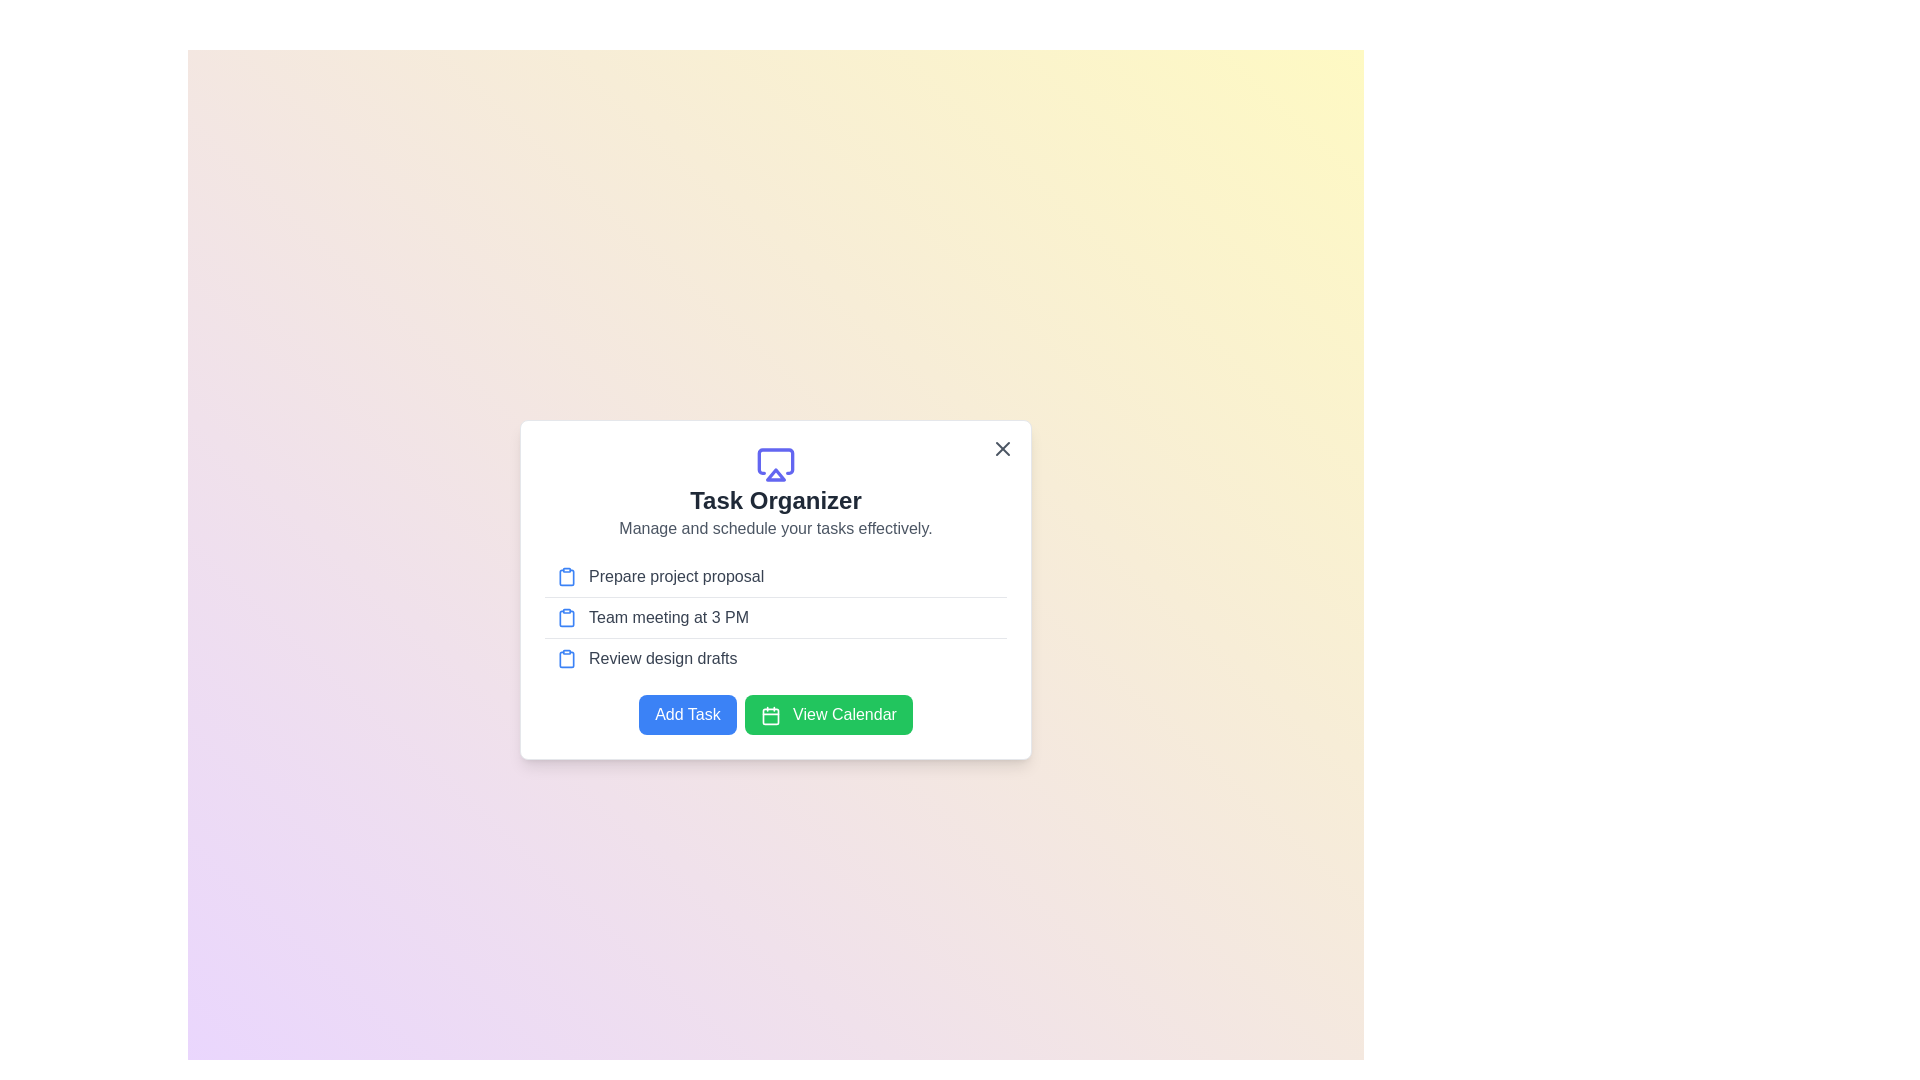 This screenshot has width=1920, height=1080. I want to click on the indigo SVG icon that resembles a projection device, located above the 'Task Organizer' title in the modal dialog box, so click(775, 465).